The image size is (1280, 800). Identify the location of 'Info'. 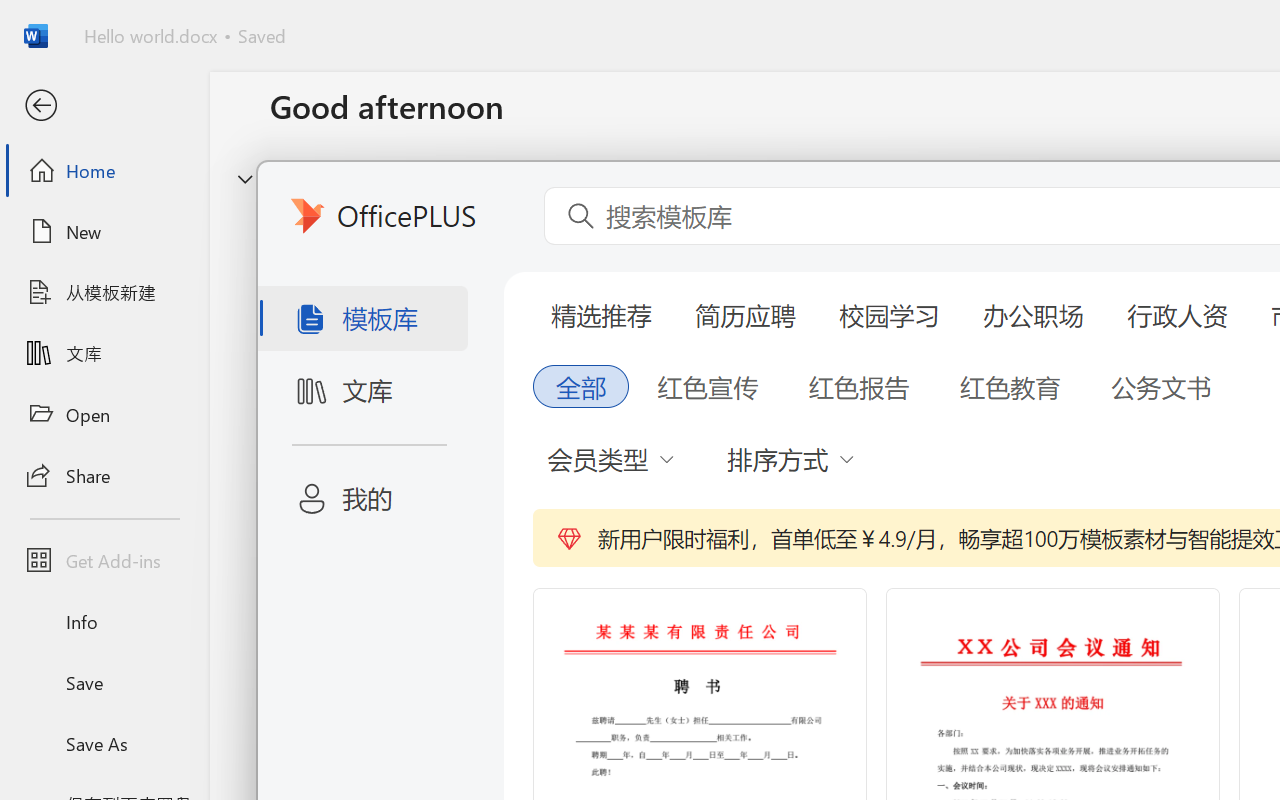
(103, 621).